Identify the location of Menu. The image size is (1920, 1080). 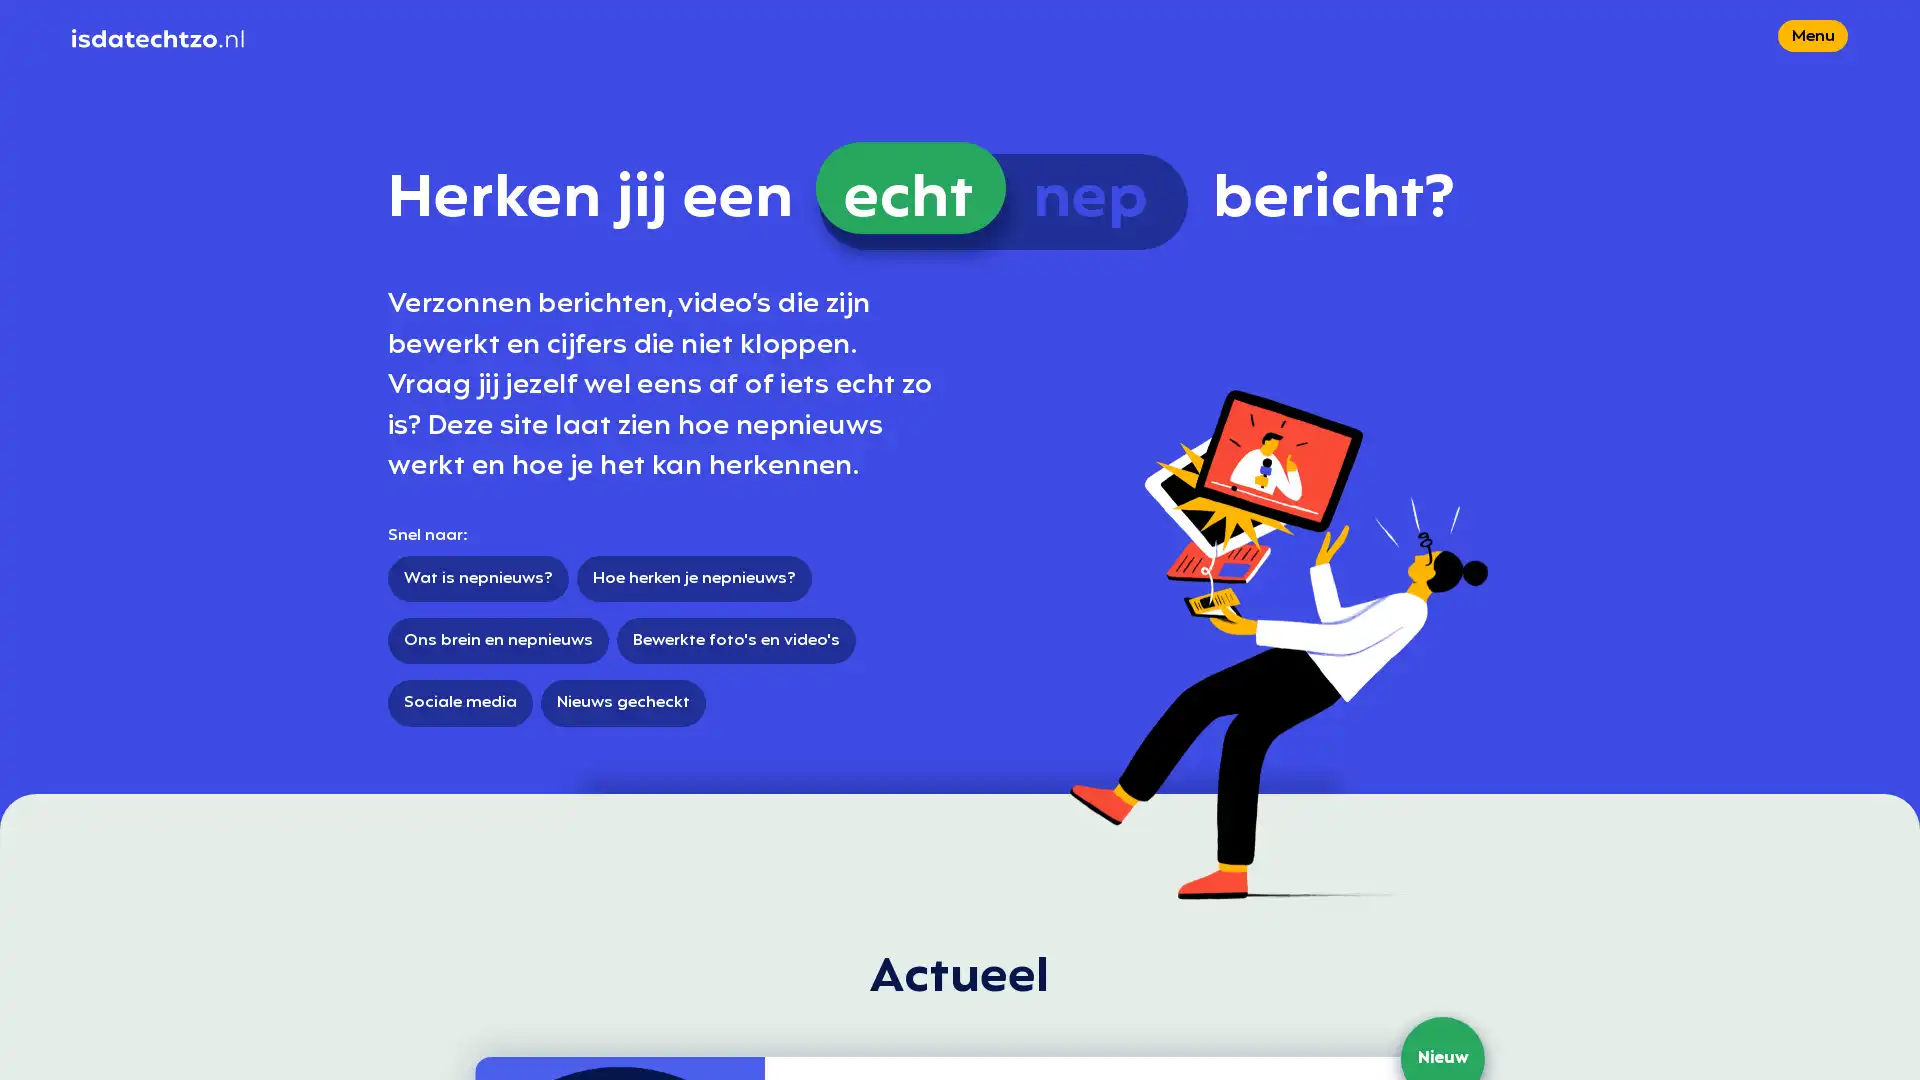
(1813, 64).